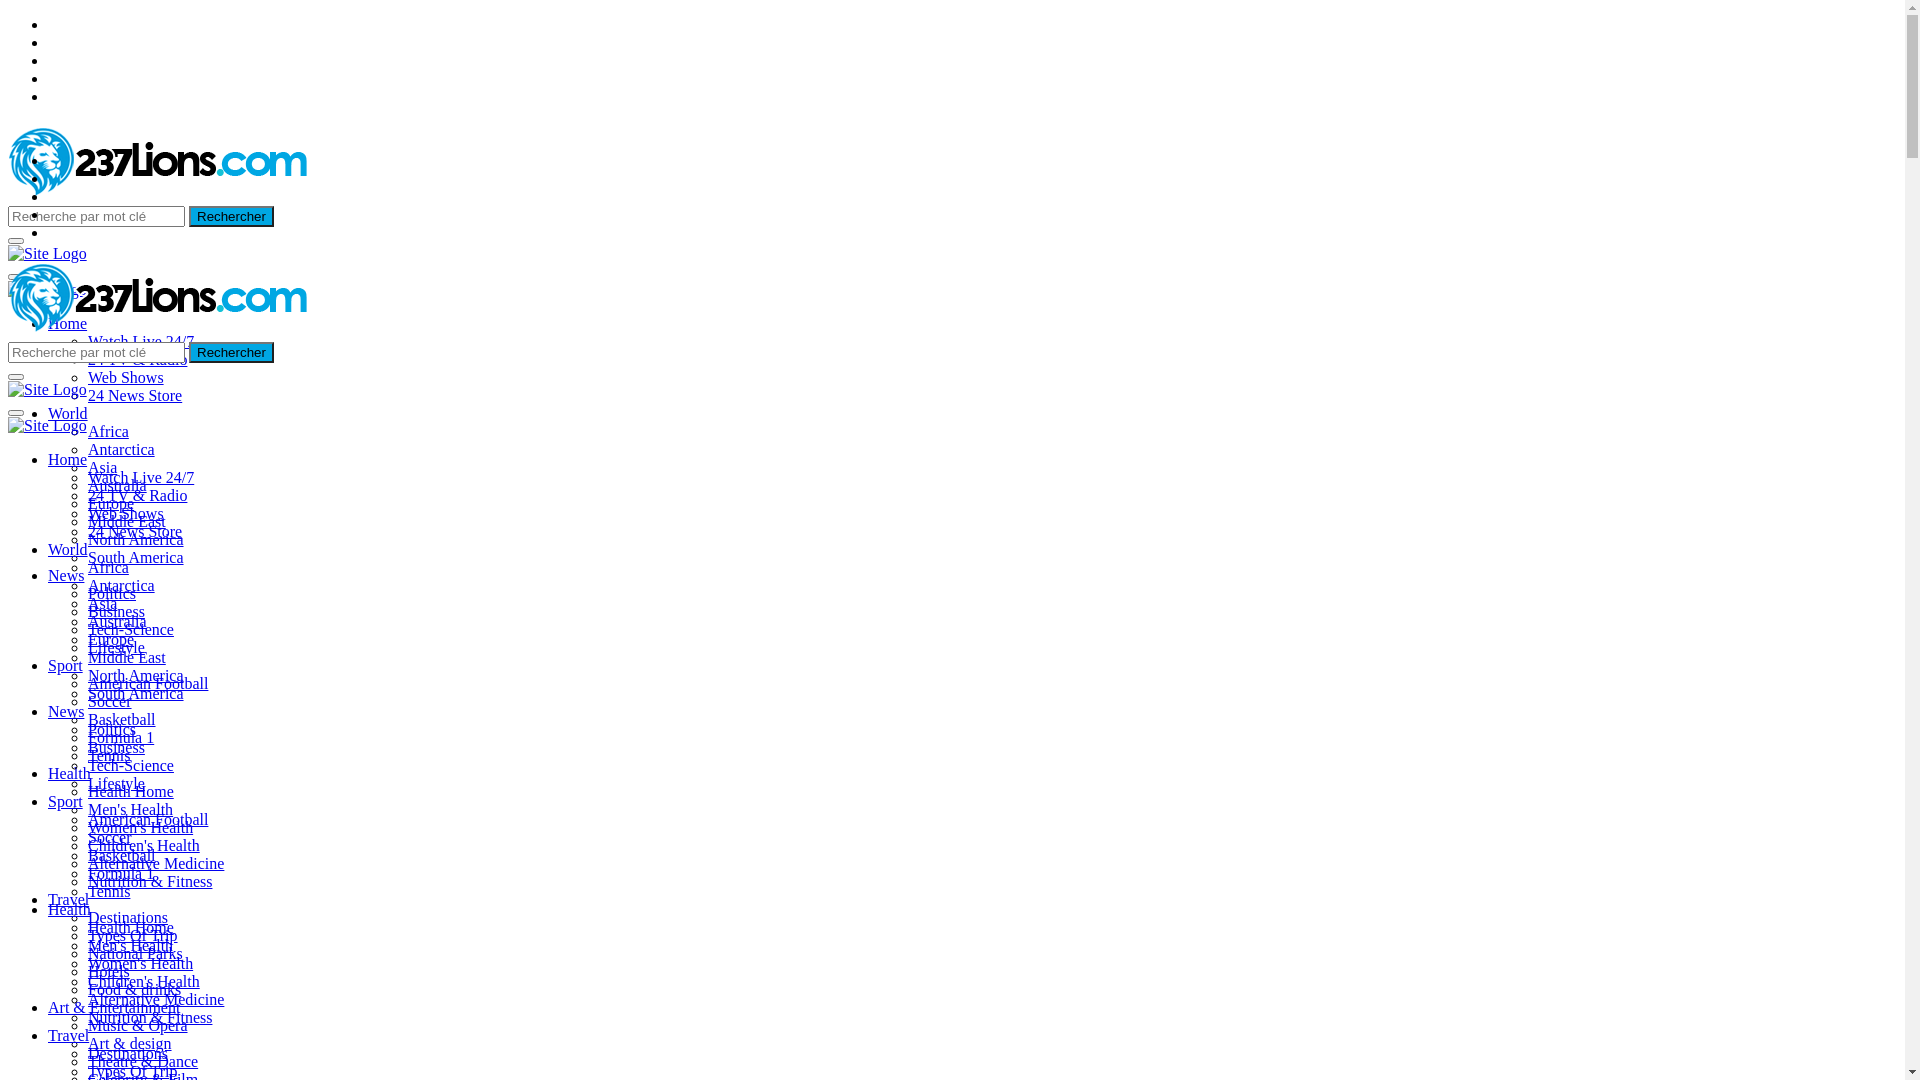  Describe the element at coordinates (231, 351) in the screenshot. I see `'Rechercher'` at that location.